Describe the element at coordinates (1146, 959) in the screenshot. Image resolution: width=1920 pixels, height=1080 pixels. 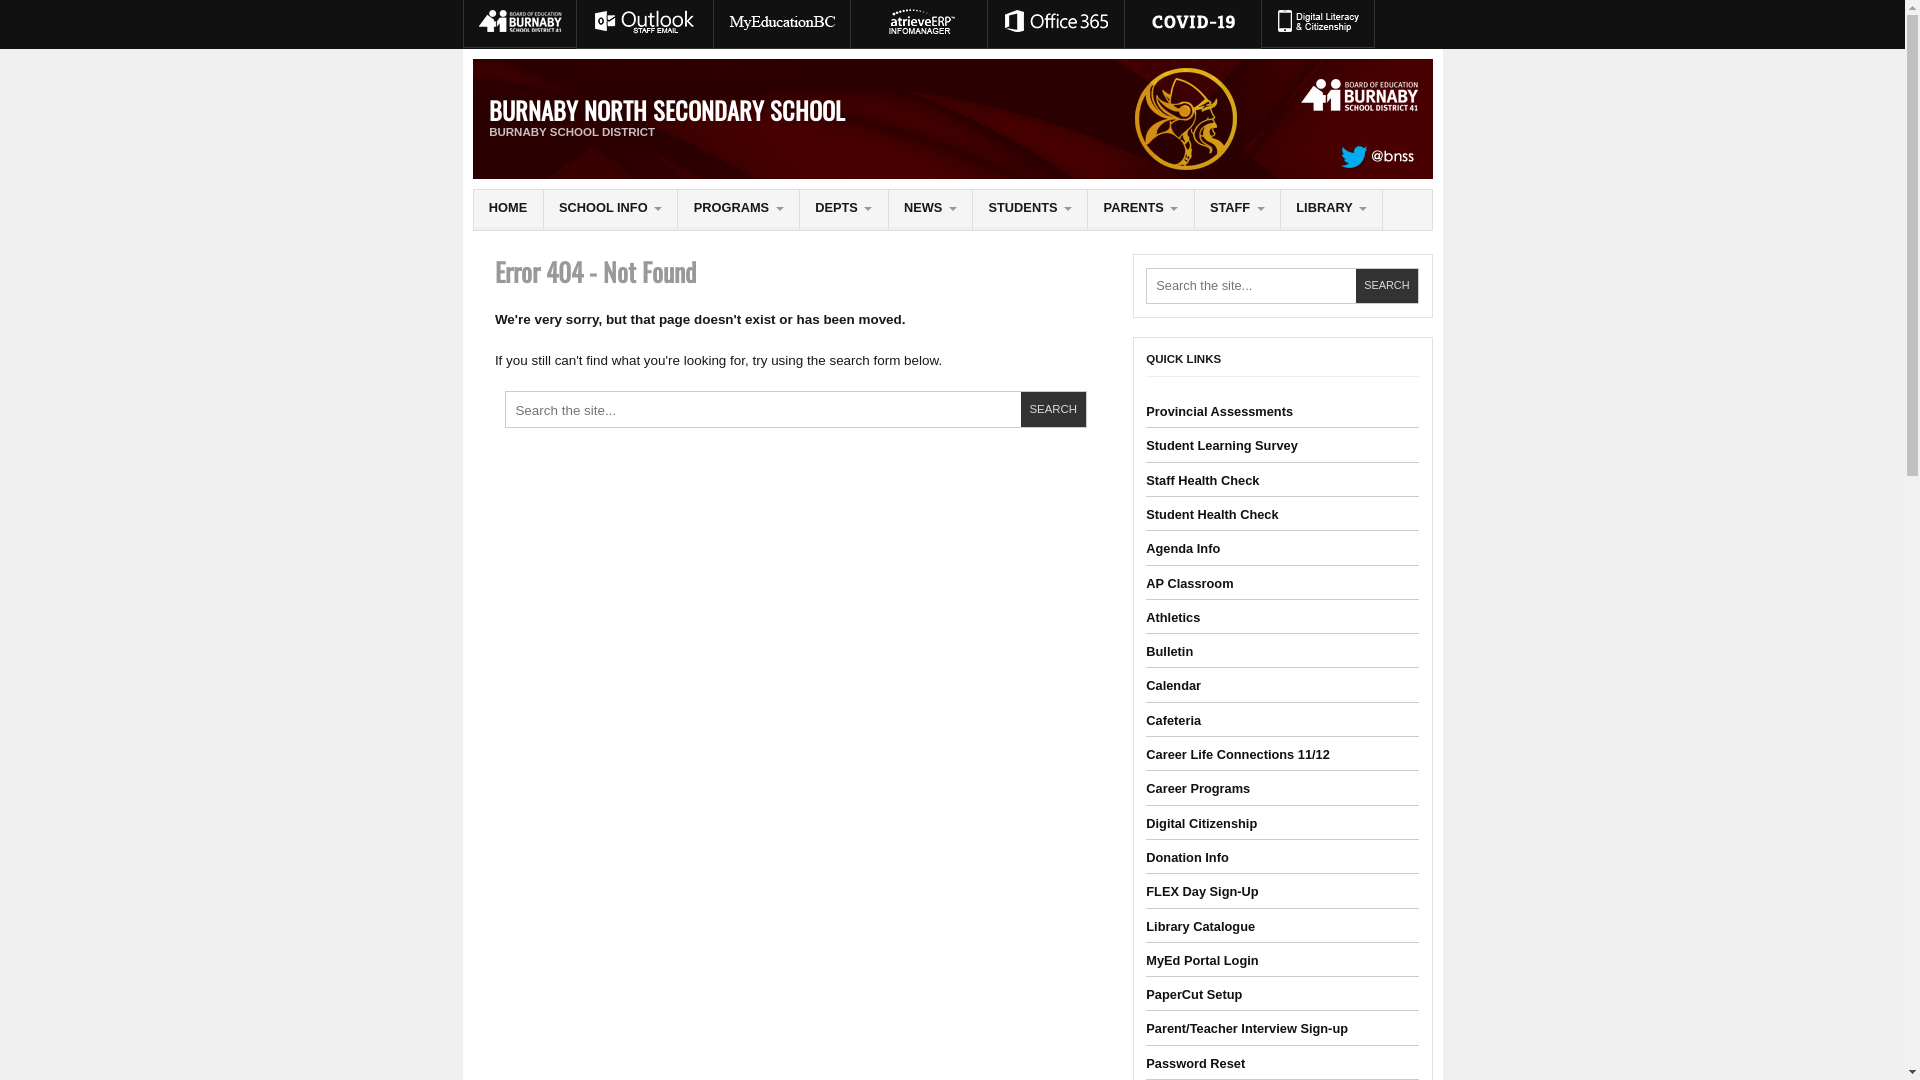
I see `'MyEd Portal Login'` at that location.